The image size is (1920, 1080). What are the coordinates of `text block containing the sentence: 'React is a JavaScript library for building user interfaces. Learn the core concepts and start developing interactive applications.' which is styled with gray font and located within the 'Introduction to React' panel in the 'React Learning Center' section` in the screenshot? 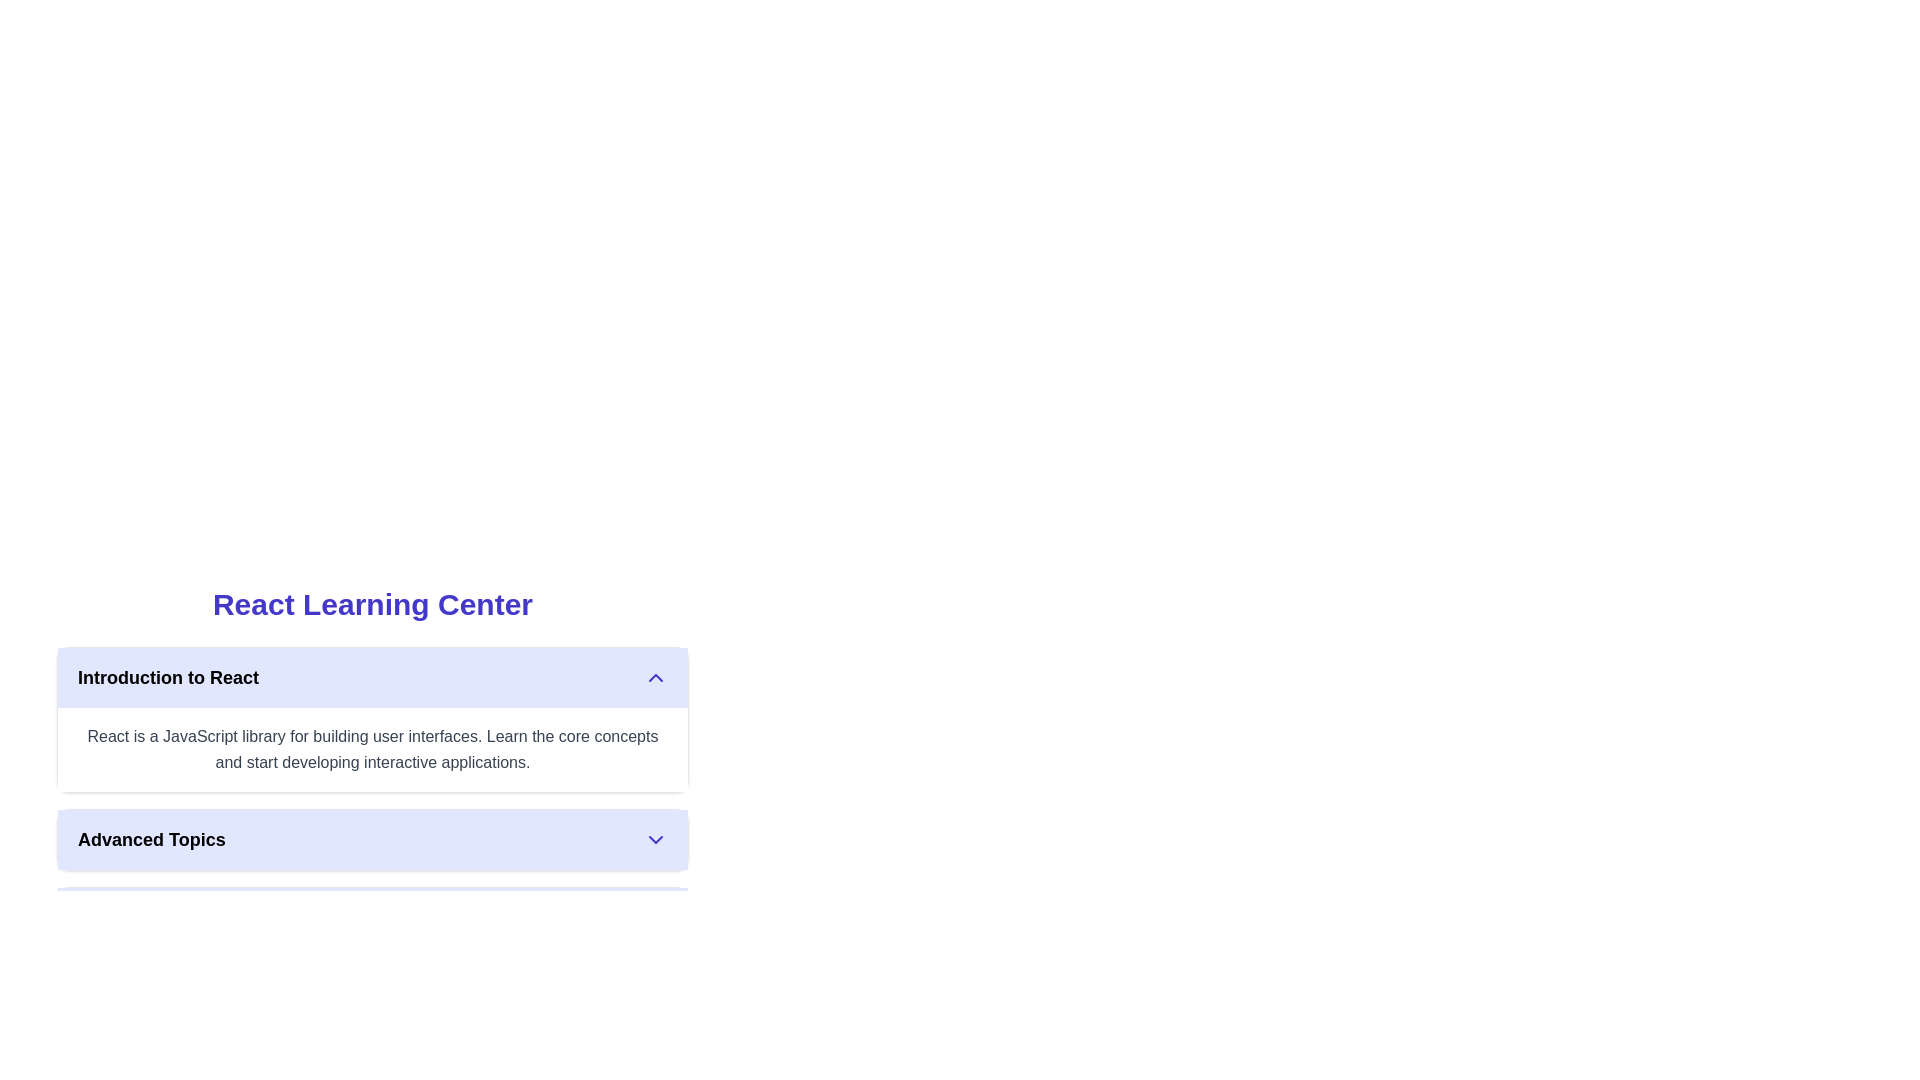 It's located at (373, 749).